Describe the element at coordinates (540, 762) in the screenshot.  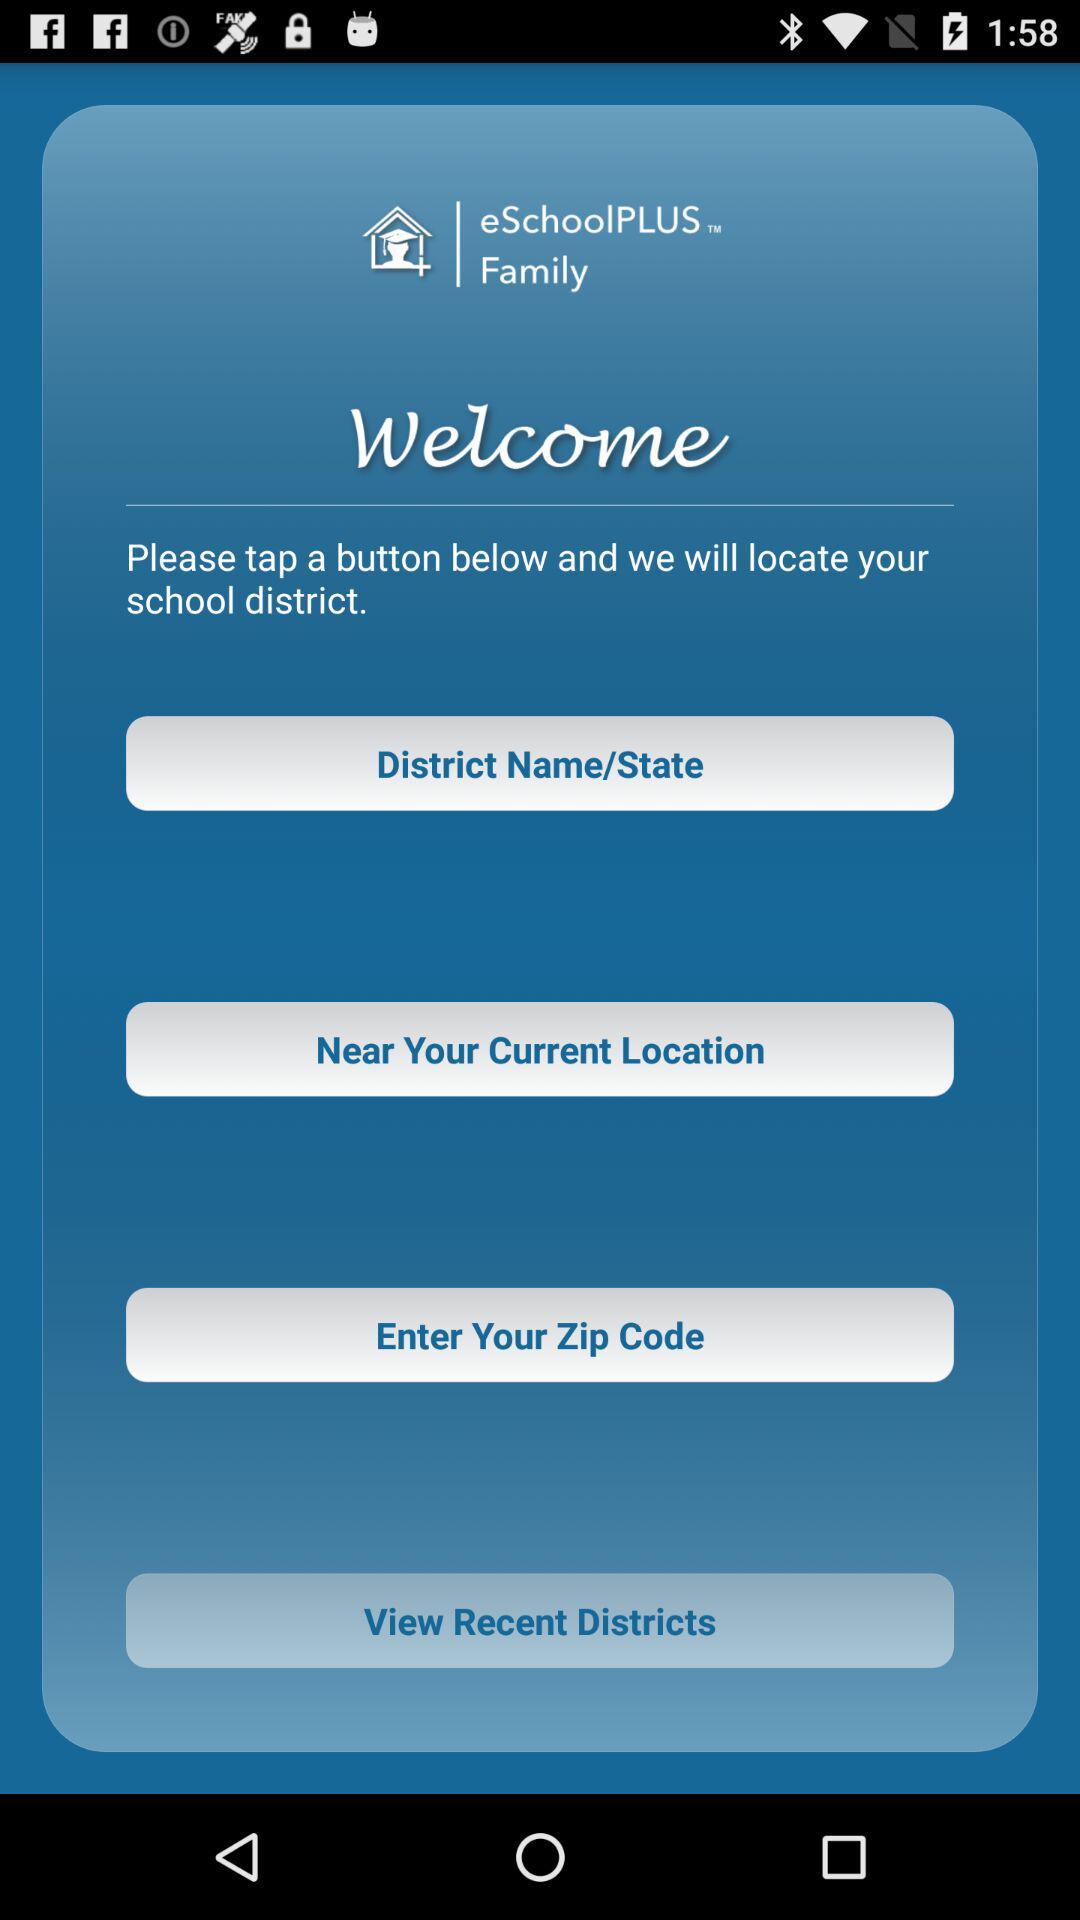
I see `the district name/state` at that location.